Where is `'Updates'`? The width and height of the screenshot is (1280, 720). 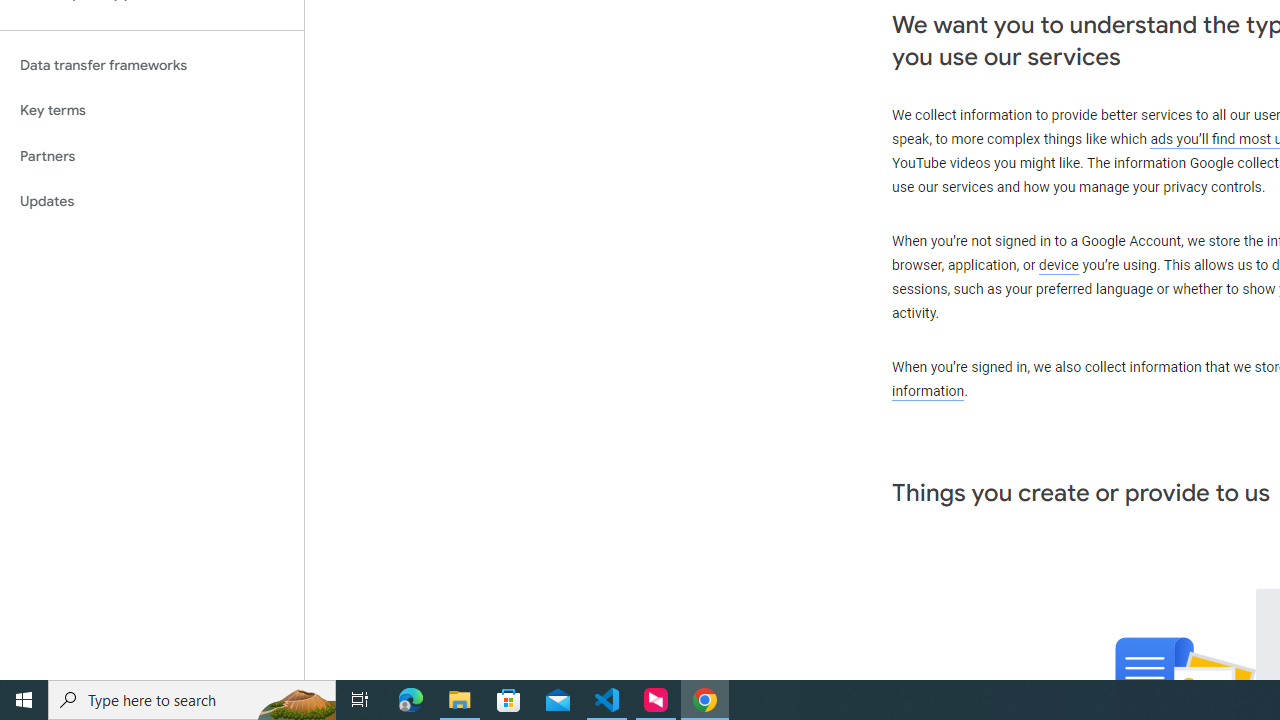 'Updates' is located at coordinates (151, 201).